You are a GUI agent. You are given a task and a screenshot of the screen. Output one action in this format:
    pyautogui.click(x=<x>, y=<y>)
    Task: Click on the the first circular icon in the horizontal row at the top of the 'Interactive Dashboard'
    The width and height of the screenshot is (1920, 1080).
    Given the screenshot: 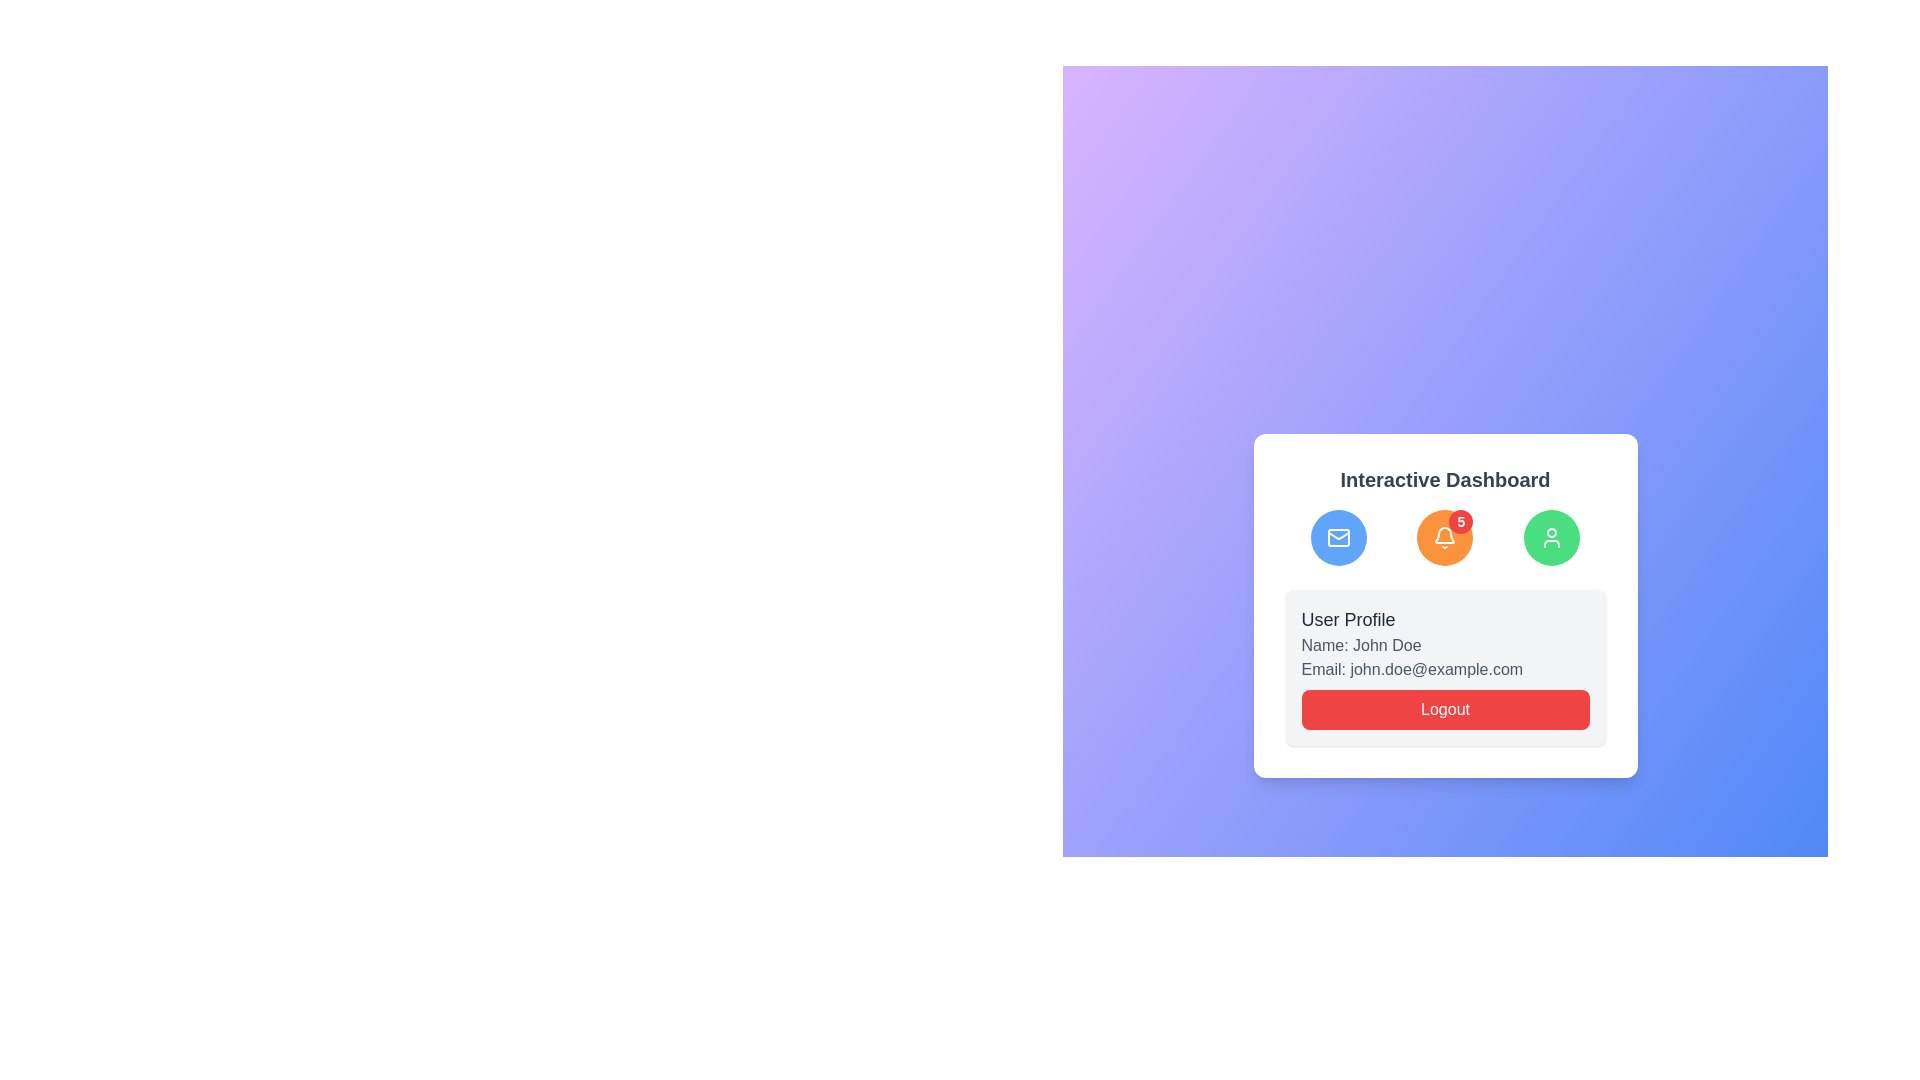 What is the action you would take?
    pyautogui.click(x=1338, y=536)
    